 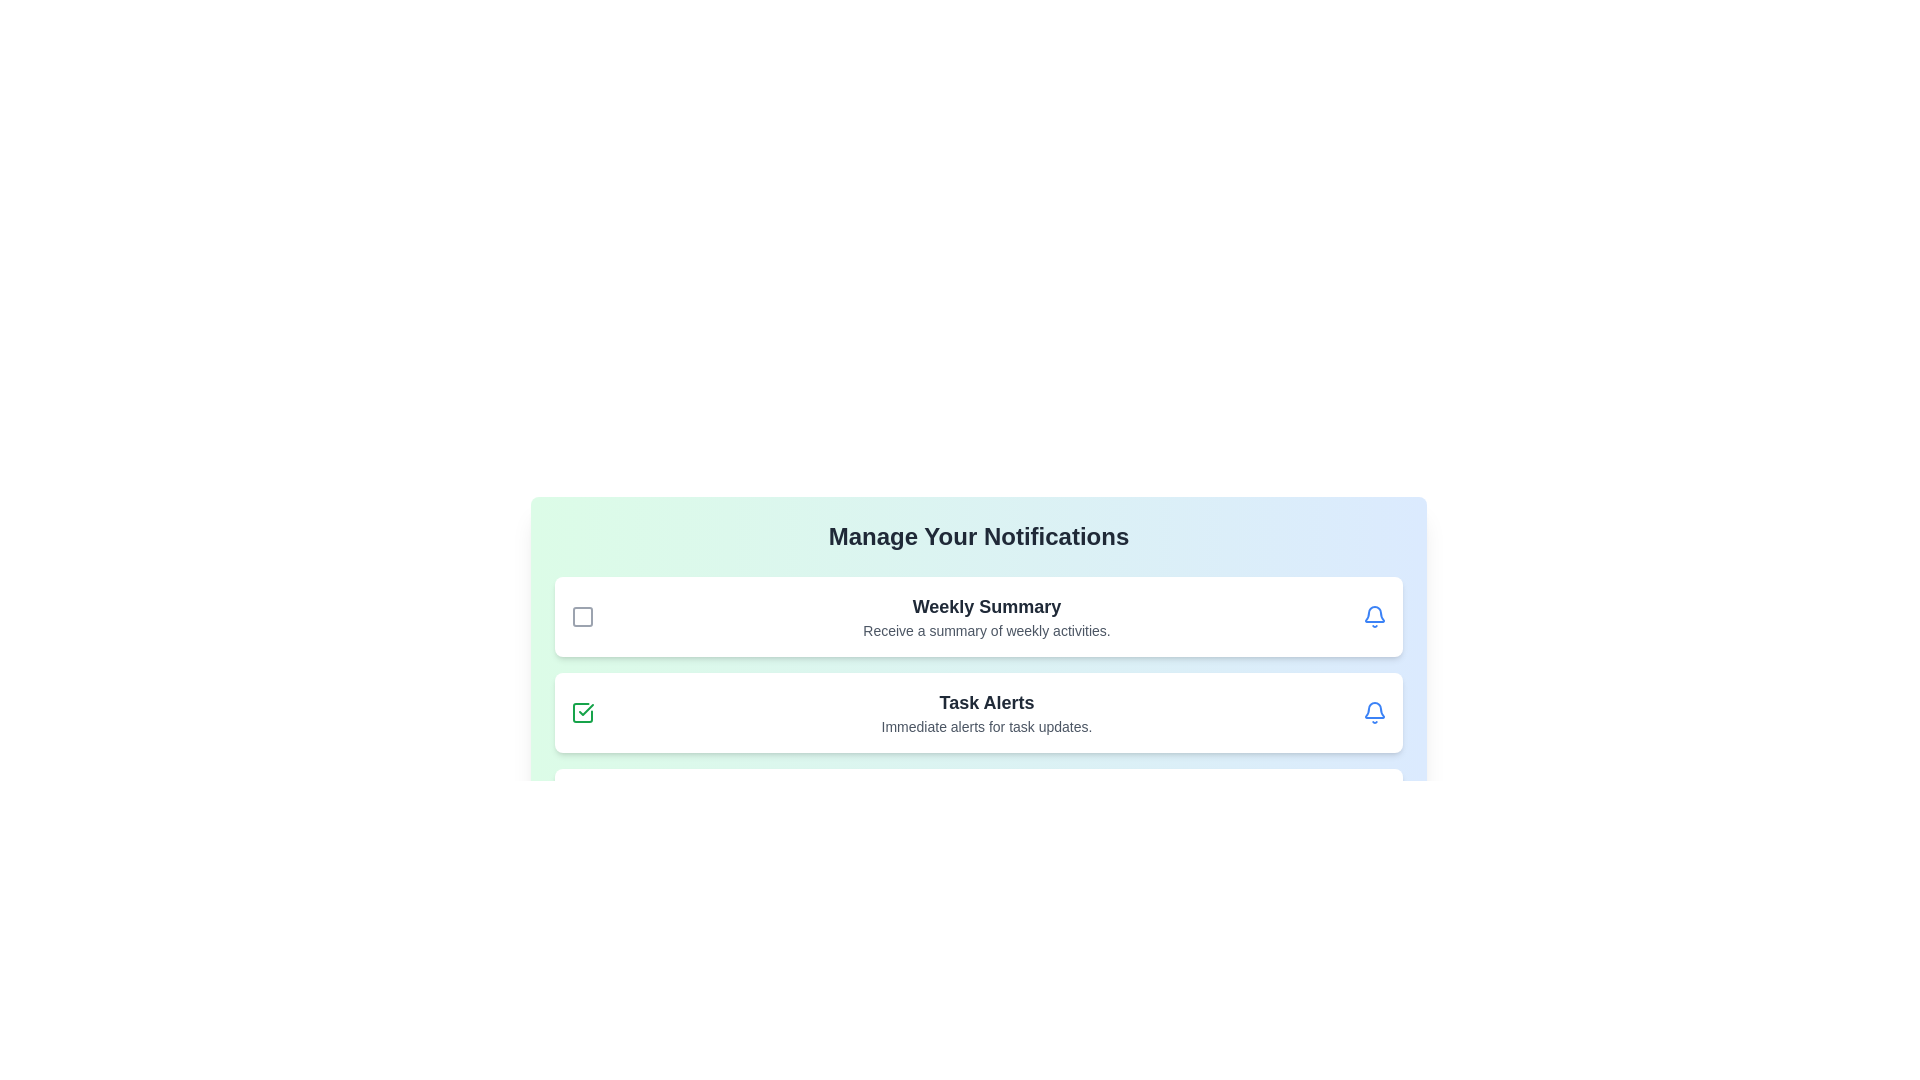 I want to click on the 'Task Alerts' notification setting description, which is centrally positioned next to a checkbox icon and followed by a bell icon, so click(x=987, y=712).